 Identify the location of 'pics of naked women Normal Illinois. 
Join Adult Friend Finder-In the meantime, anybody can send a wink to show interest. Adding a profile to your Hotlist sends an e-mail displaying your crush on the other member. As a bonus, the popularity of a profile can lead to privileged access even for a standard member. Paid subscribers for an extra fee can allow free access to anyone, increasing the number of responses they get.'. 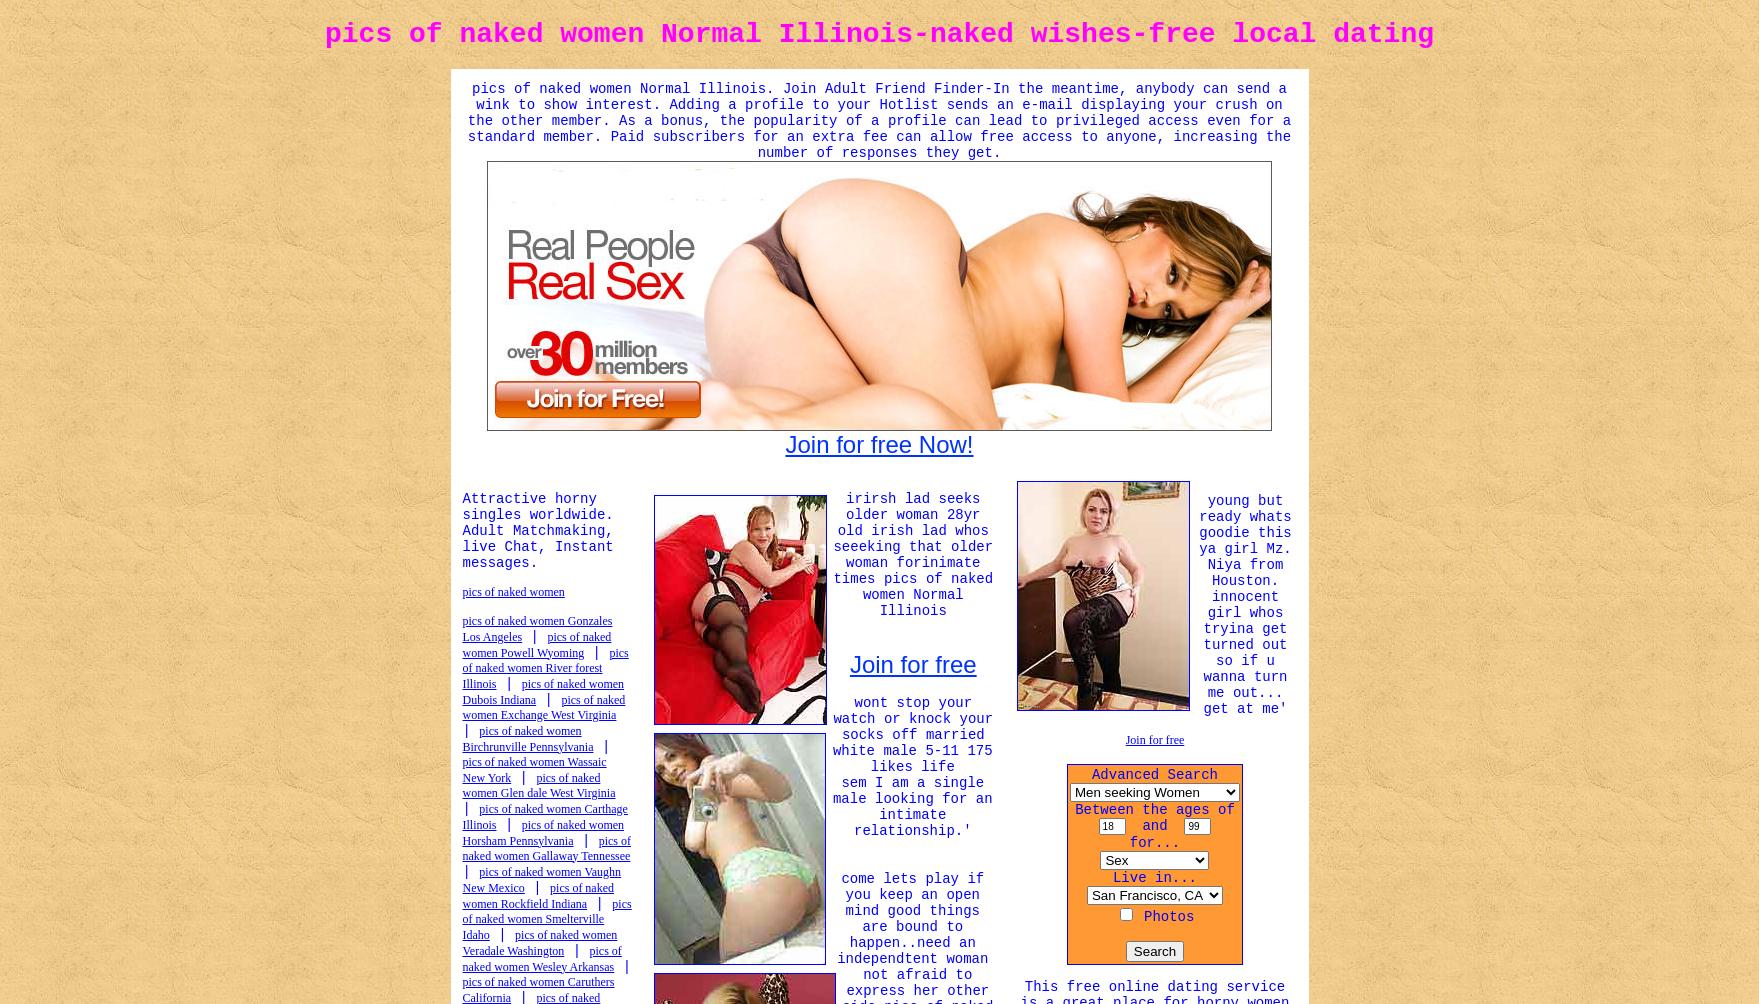
(878, 119).